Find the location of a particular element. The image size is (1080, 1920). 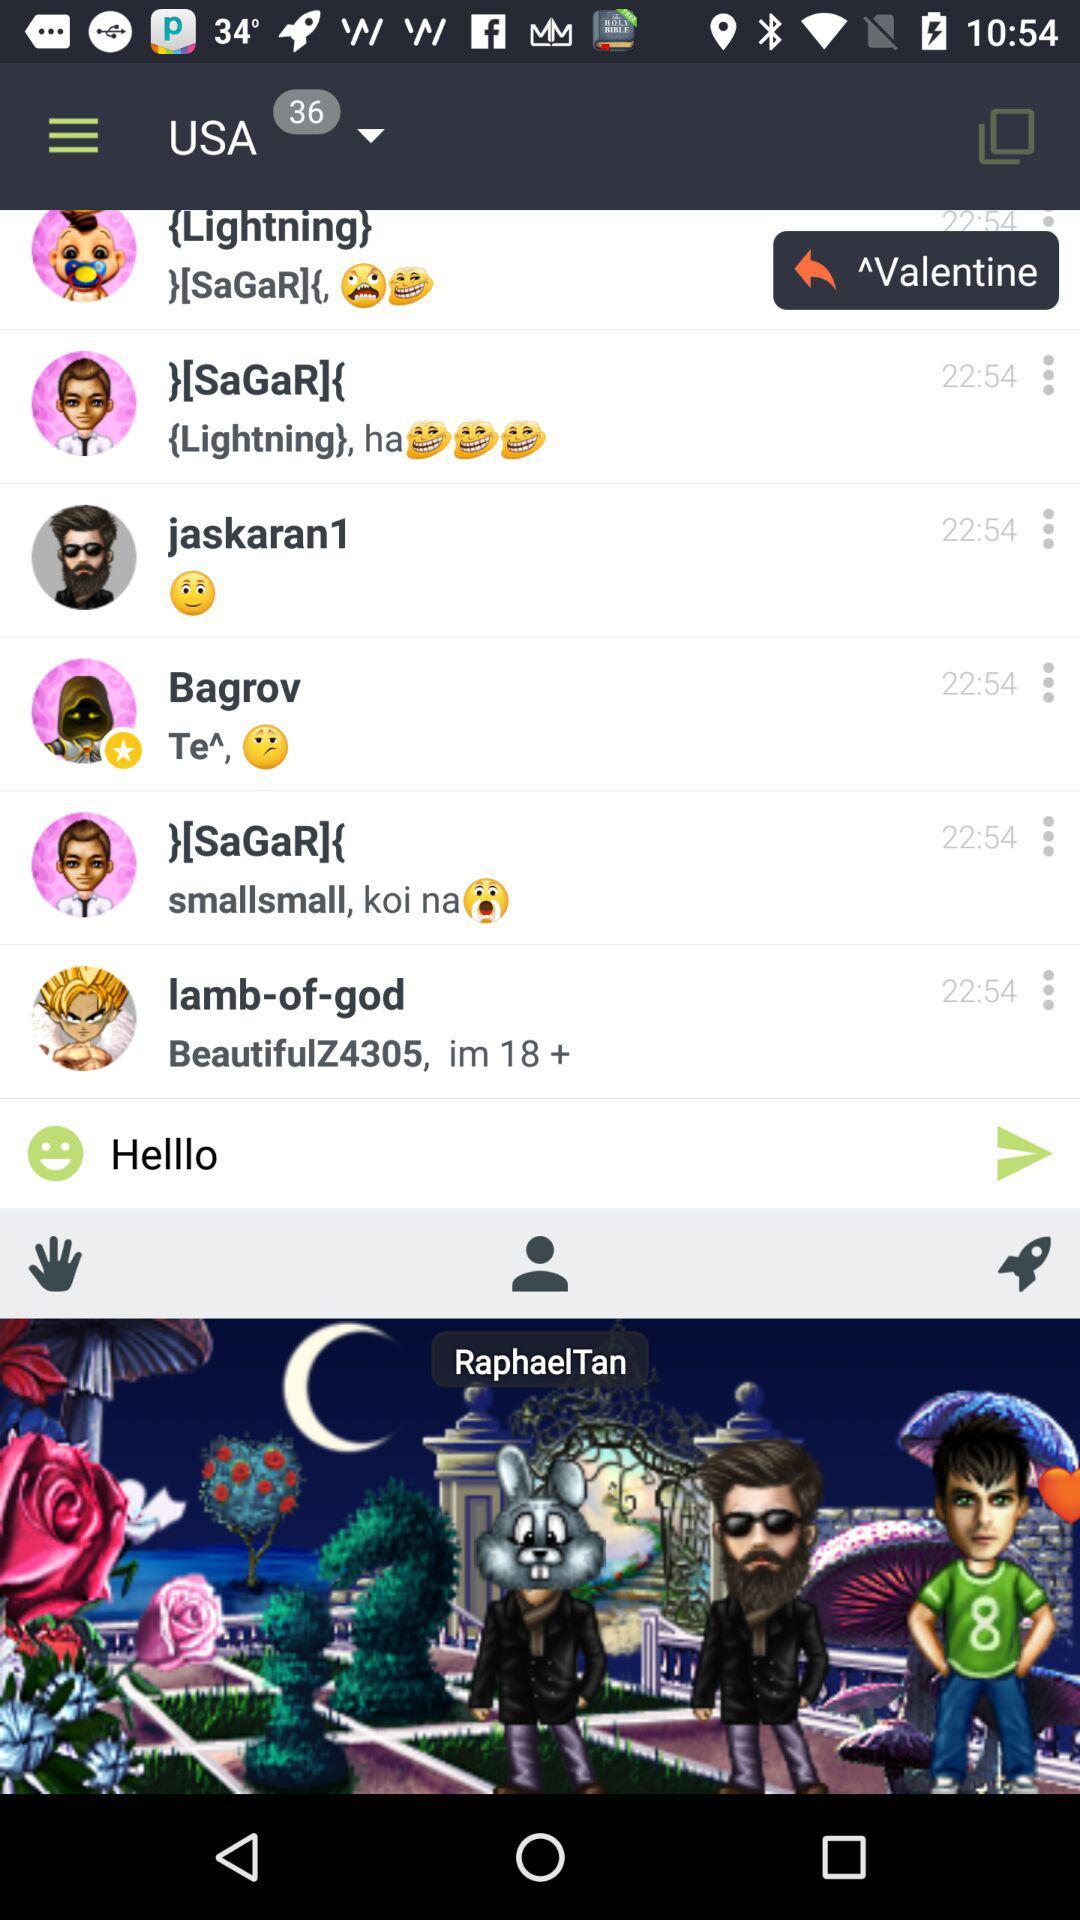

open options menu is located at coordinates (1047, 989).